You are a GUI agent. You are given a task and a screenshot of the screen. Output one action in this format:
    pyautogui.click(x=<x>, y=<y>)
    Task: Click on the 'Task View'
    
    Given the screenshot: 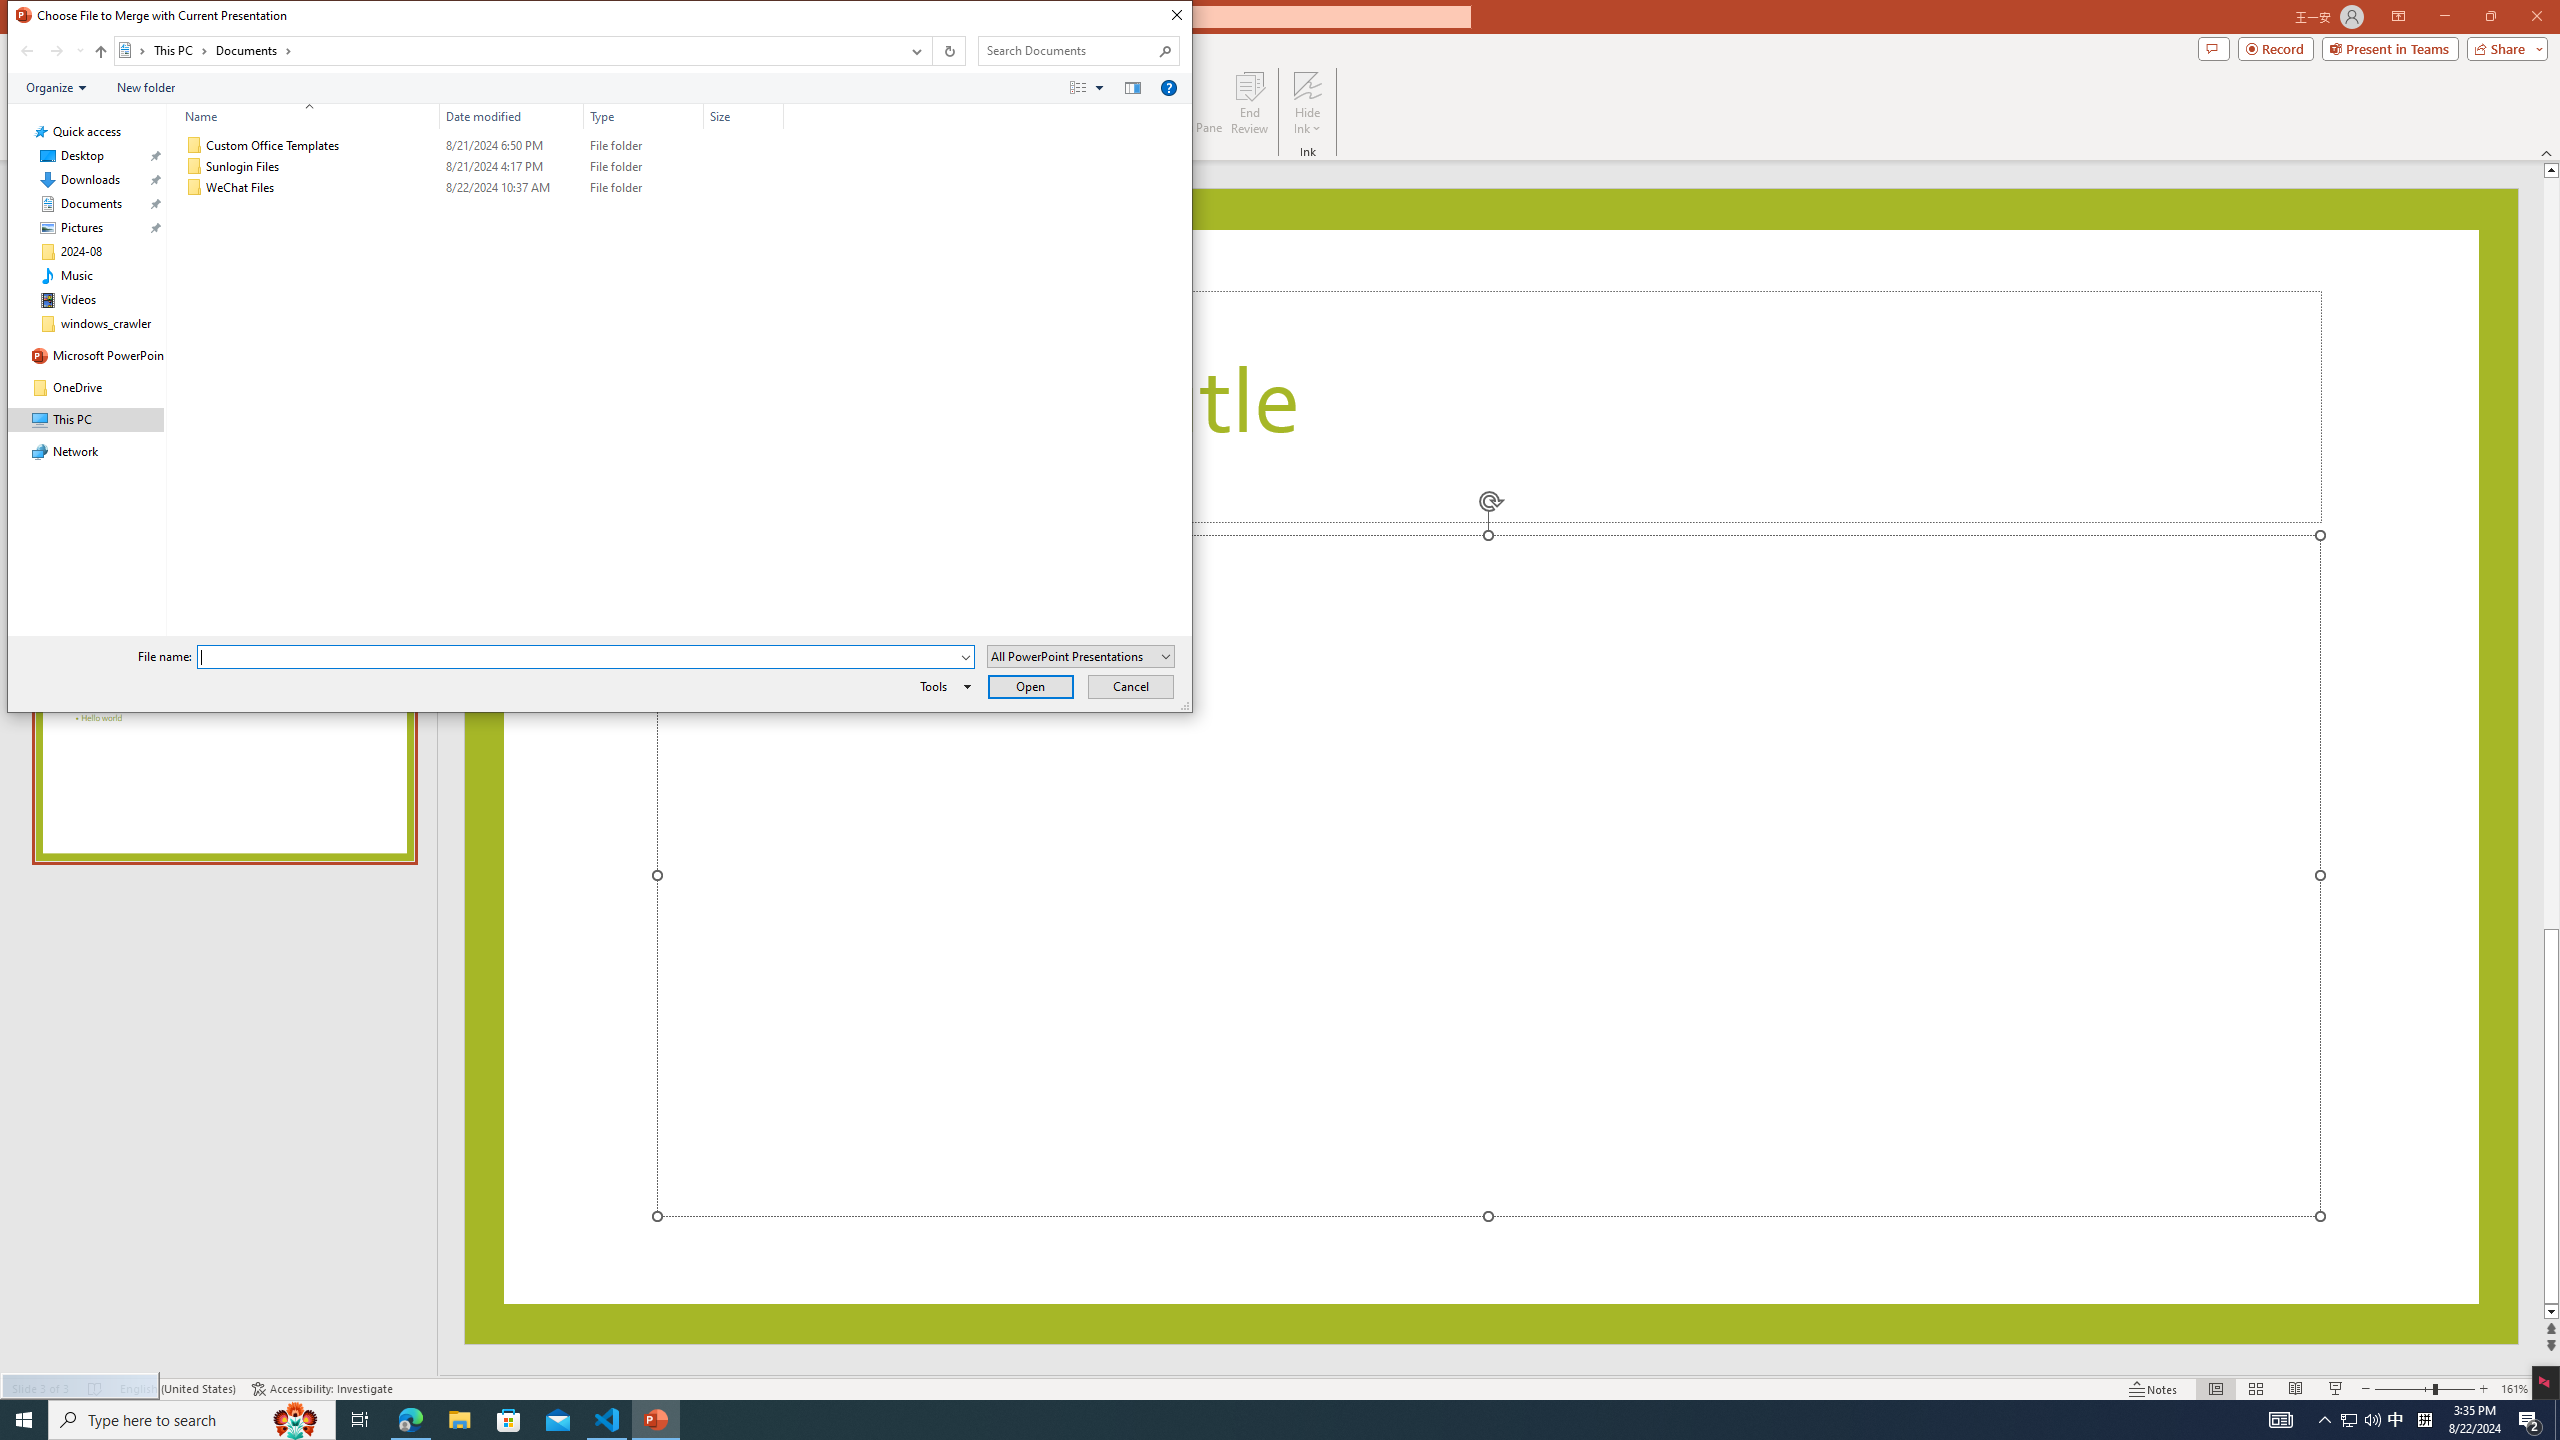 What is the action you would take?
    pyautogui.click(x=358, y=1418)
    